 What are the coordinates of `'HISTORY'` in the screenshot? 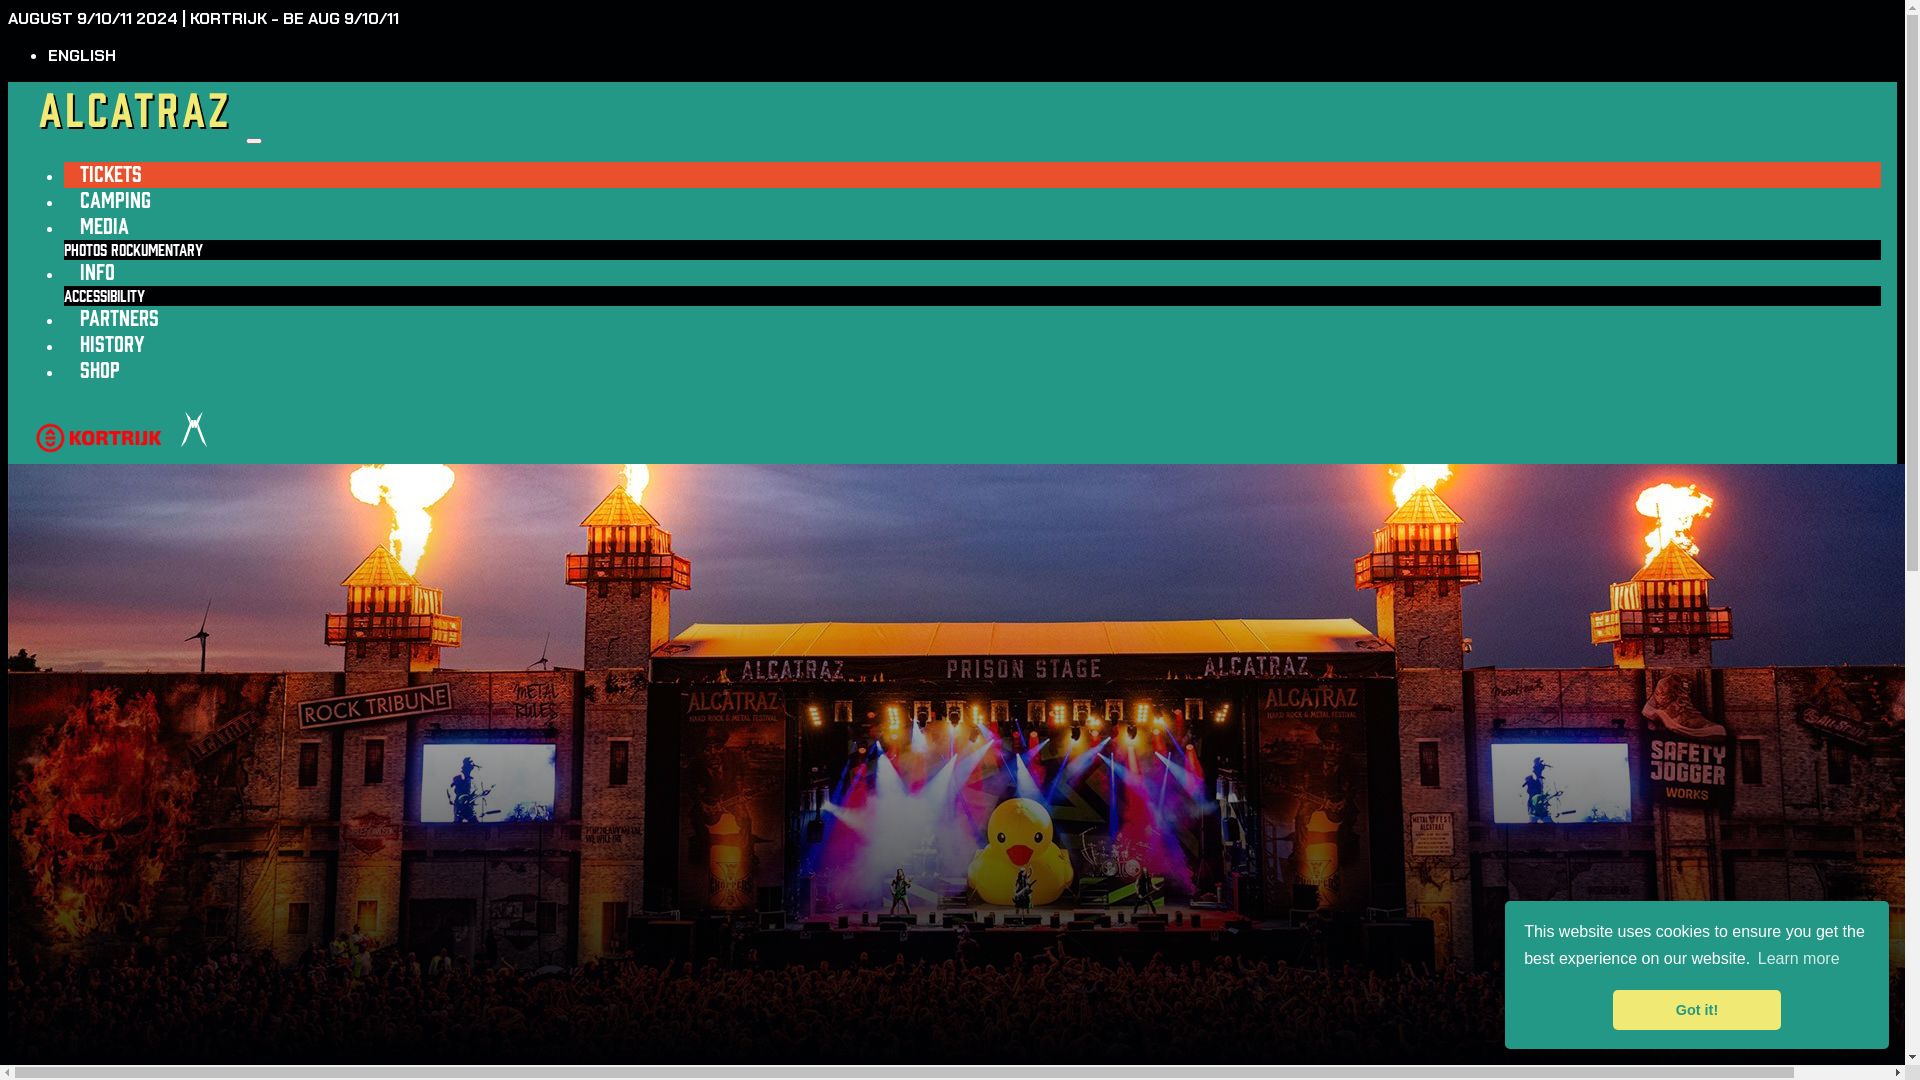 It's located at (63, 343).